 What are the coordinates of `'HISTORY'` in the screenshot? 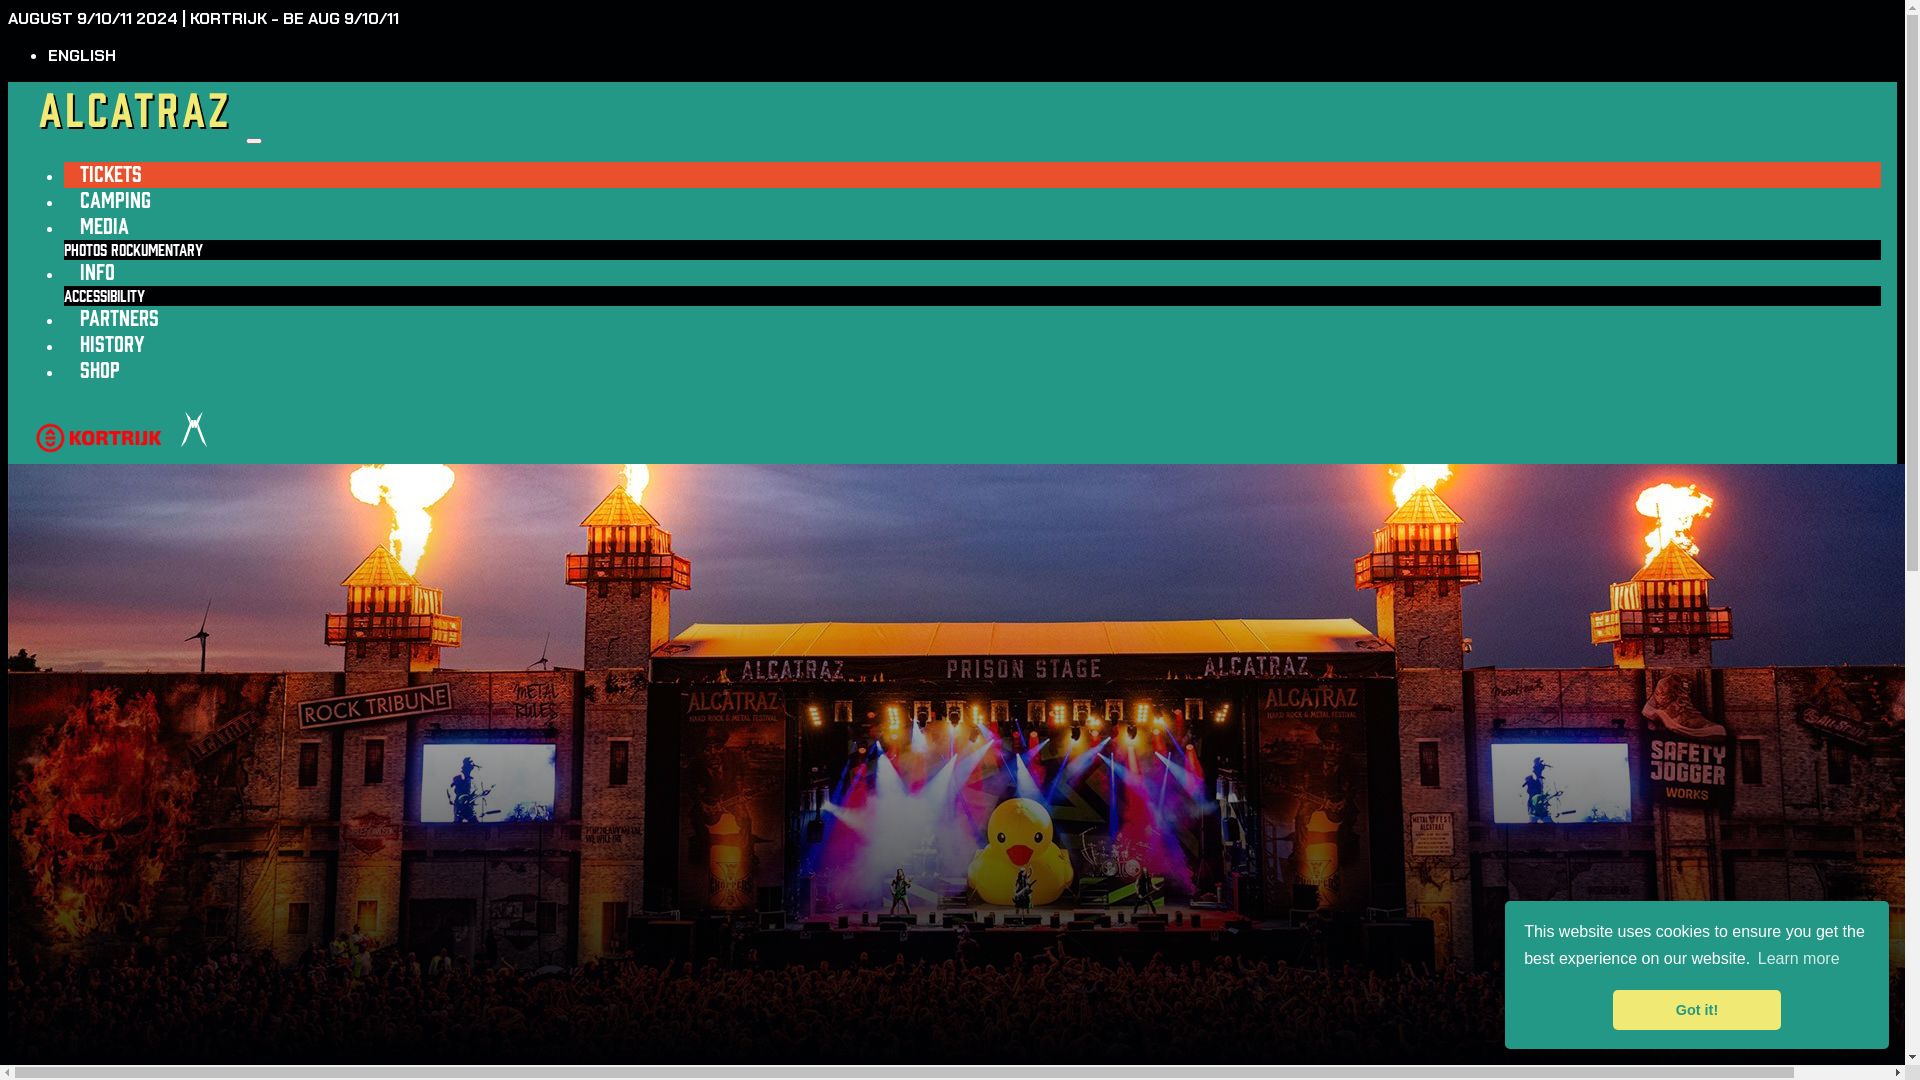 It's located at (63, 343).